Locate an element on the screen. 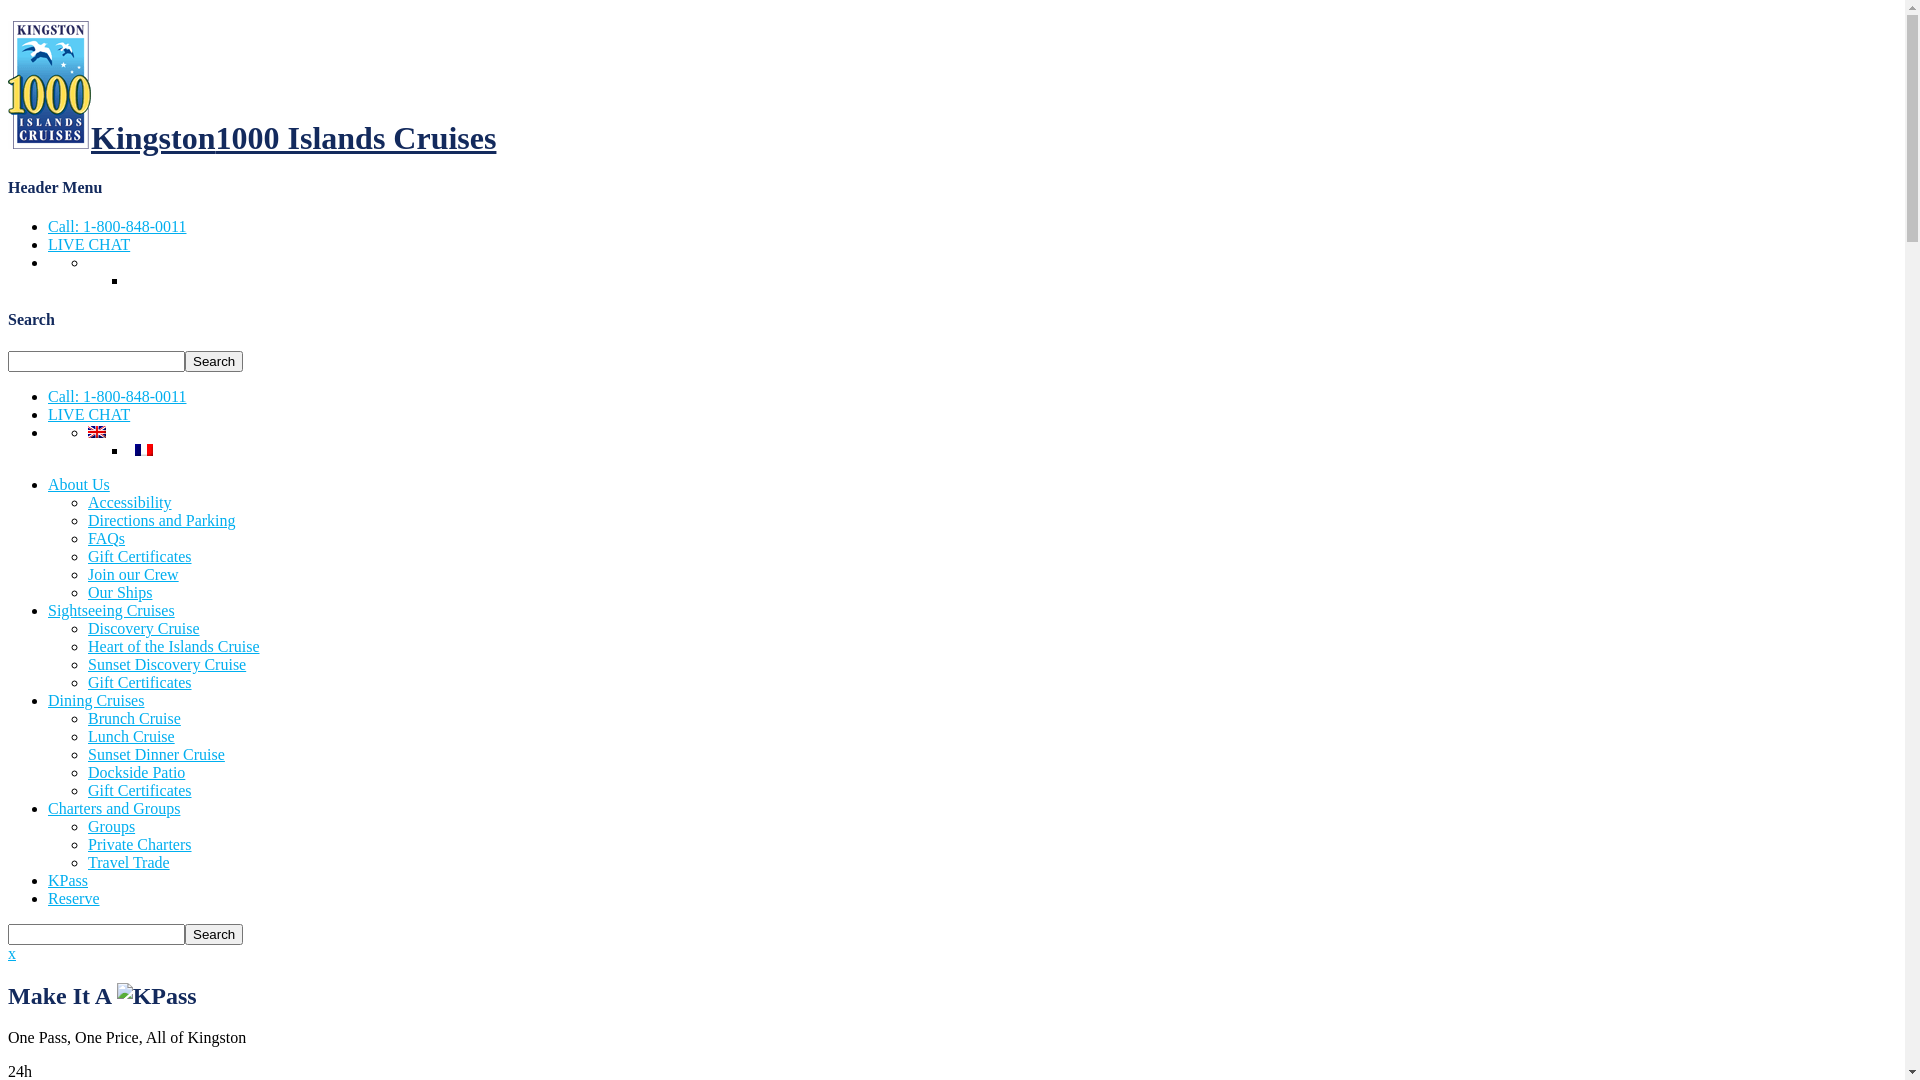 Image resolution: width=1920 pixels, height=1080 pixels. 'Discovery Cruise' is located at coordinates (143, 627).